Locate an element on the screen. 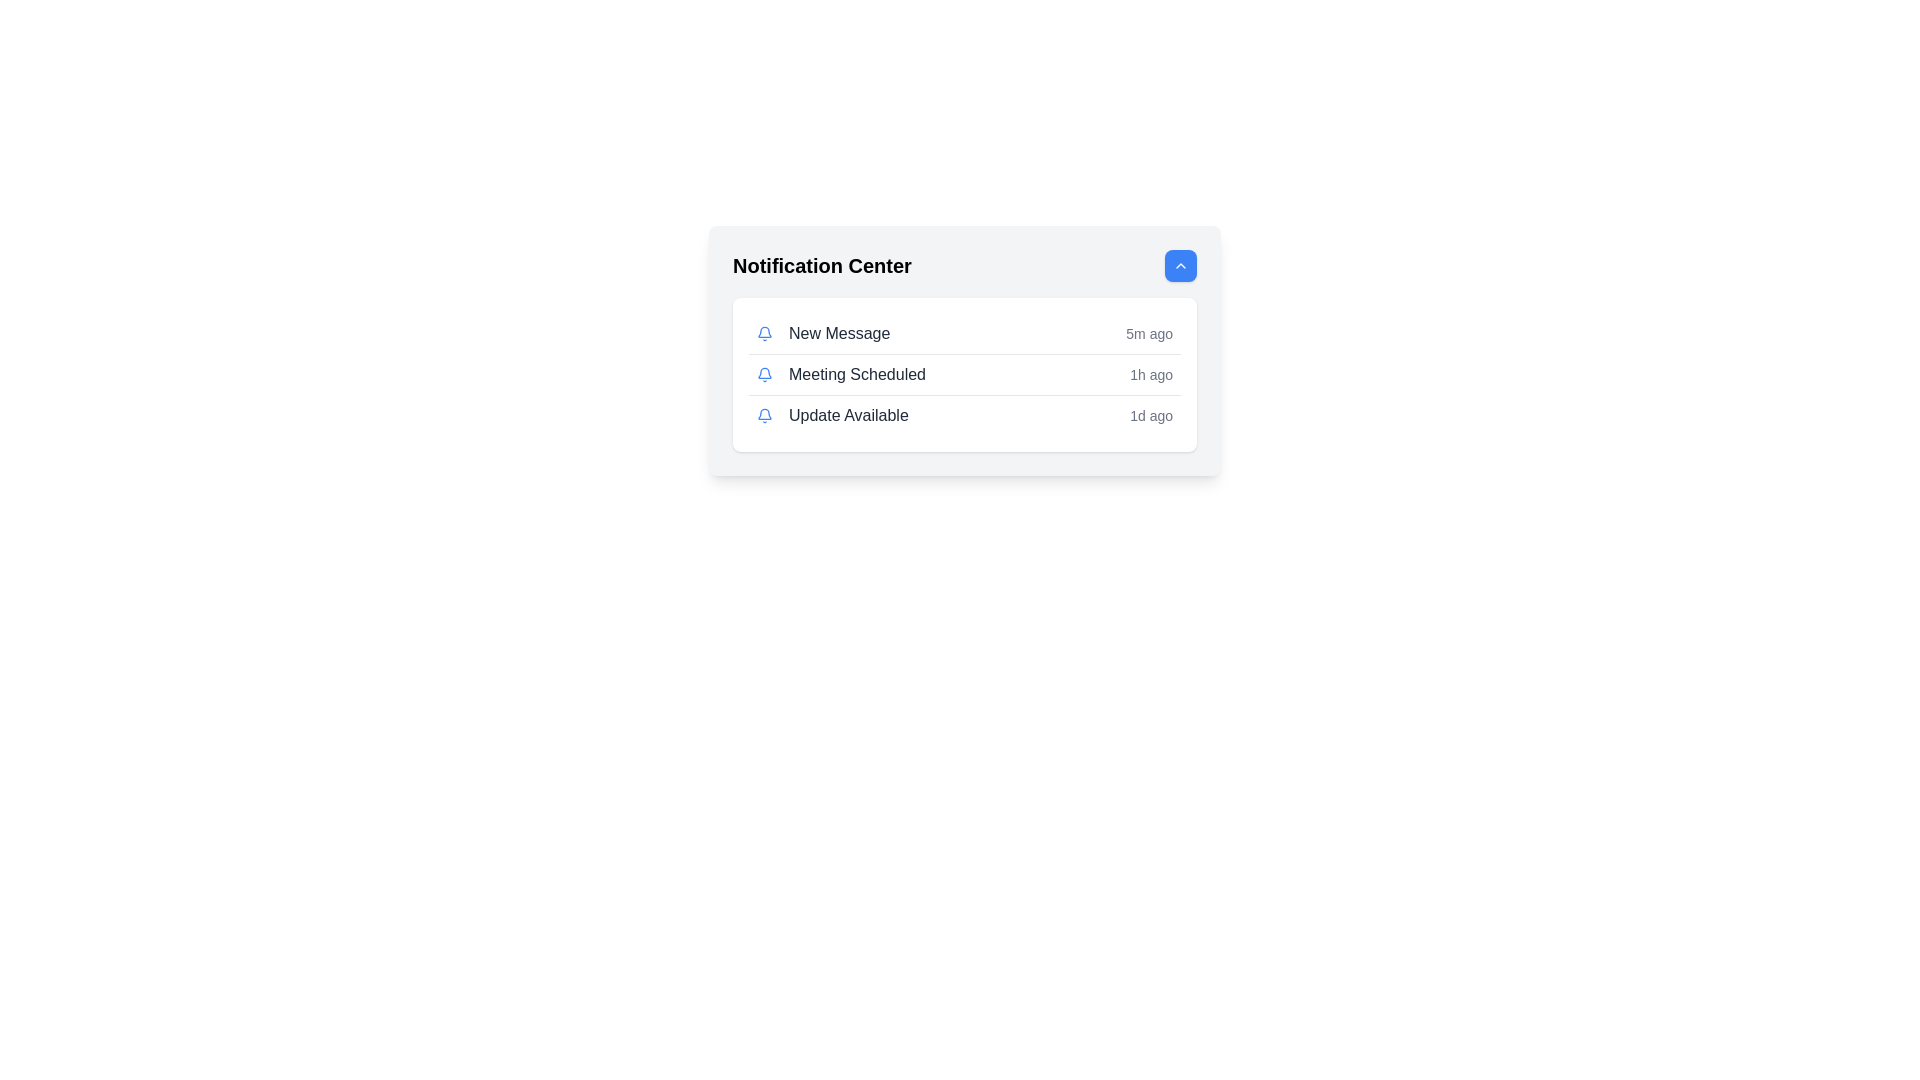 This screenshot has height=1080, width=1920. the notification category icon located at the top-left corner of the 'New Message' notification row is located at coordinates (763, 333).